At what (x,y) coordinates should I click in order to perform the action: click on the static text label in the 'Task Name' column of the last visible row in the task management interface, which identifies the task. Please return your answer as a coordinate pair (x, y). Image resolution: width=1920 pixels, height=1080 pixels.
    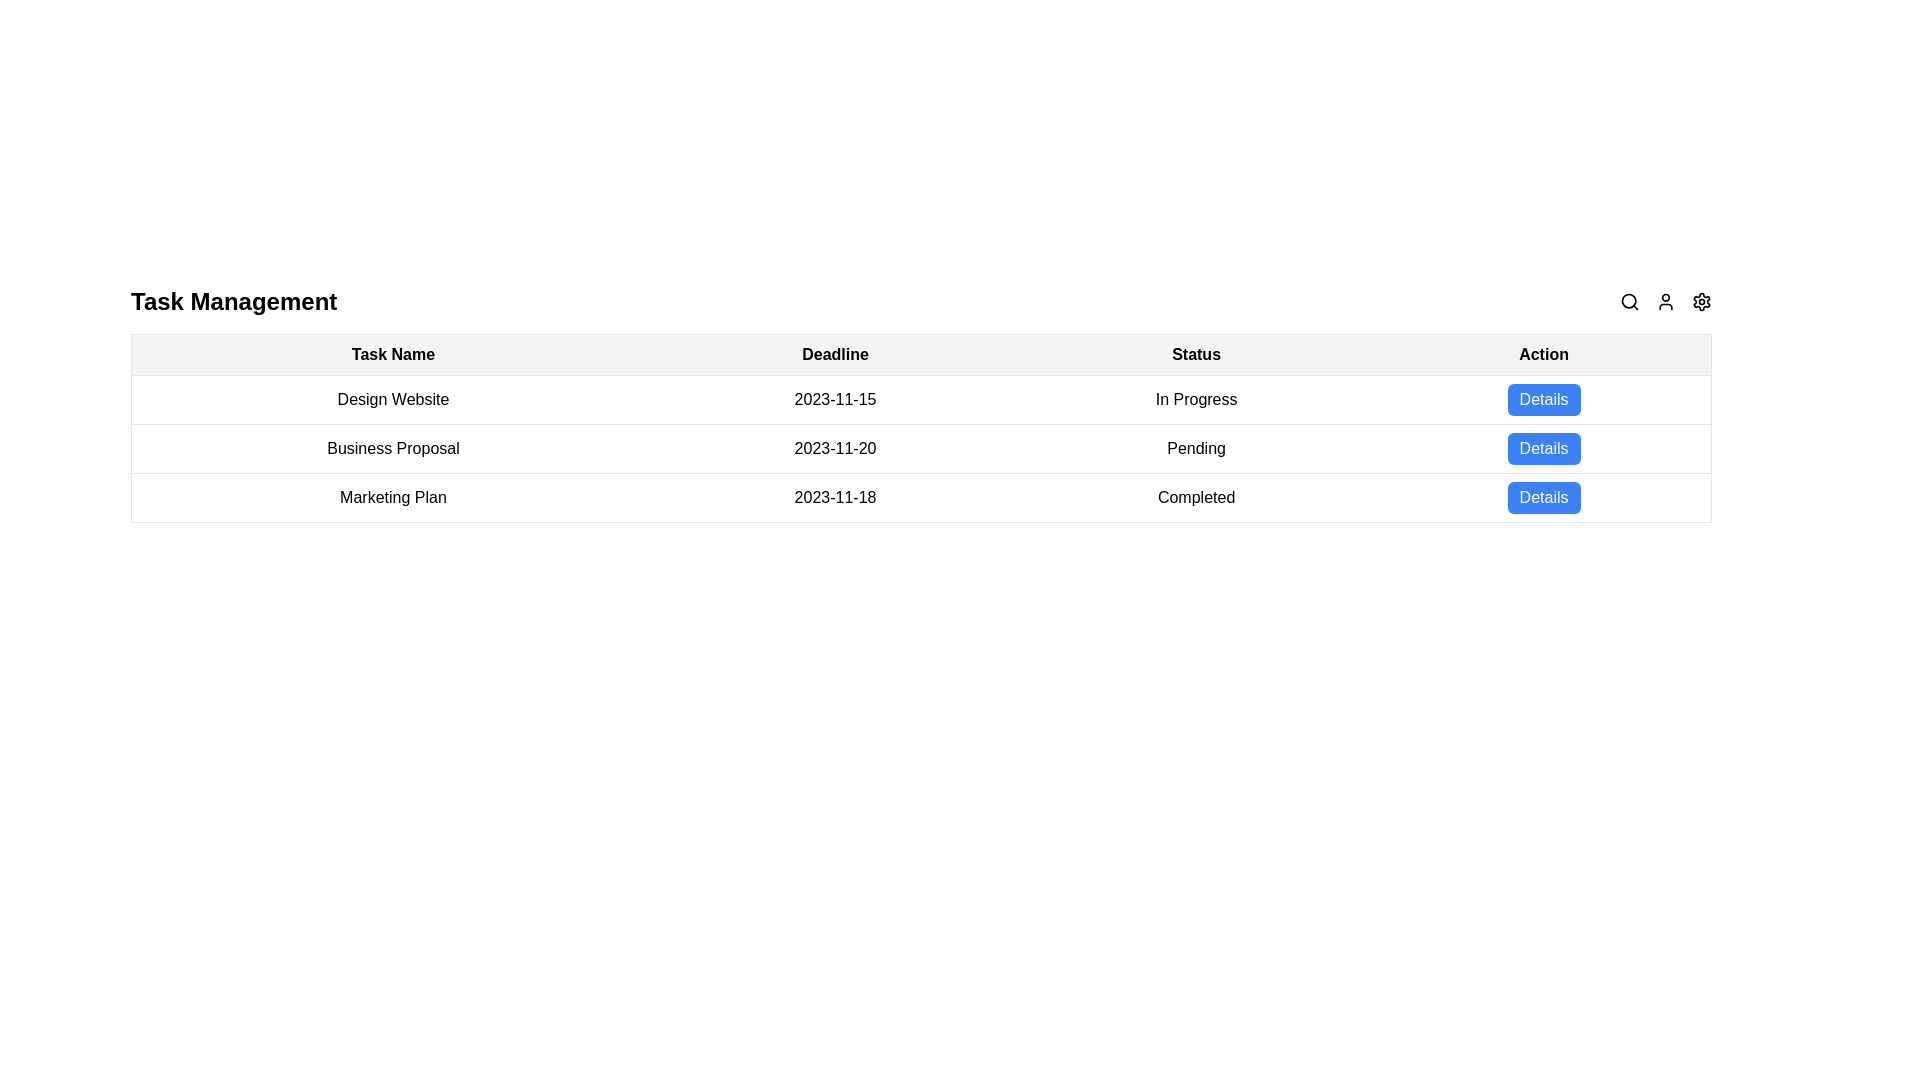
    Looking at the image, I should click on (393, 496).